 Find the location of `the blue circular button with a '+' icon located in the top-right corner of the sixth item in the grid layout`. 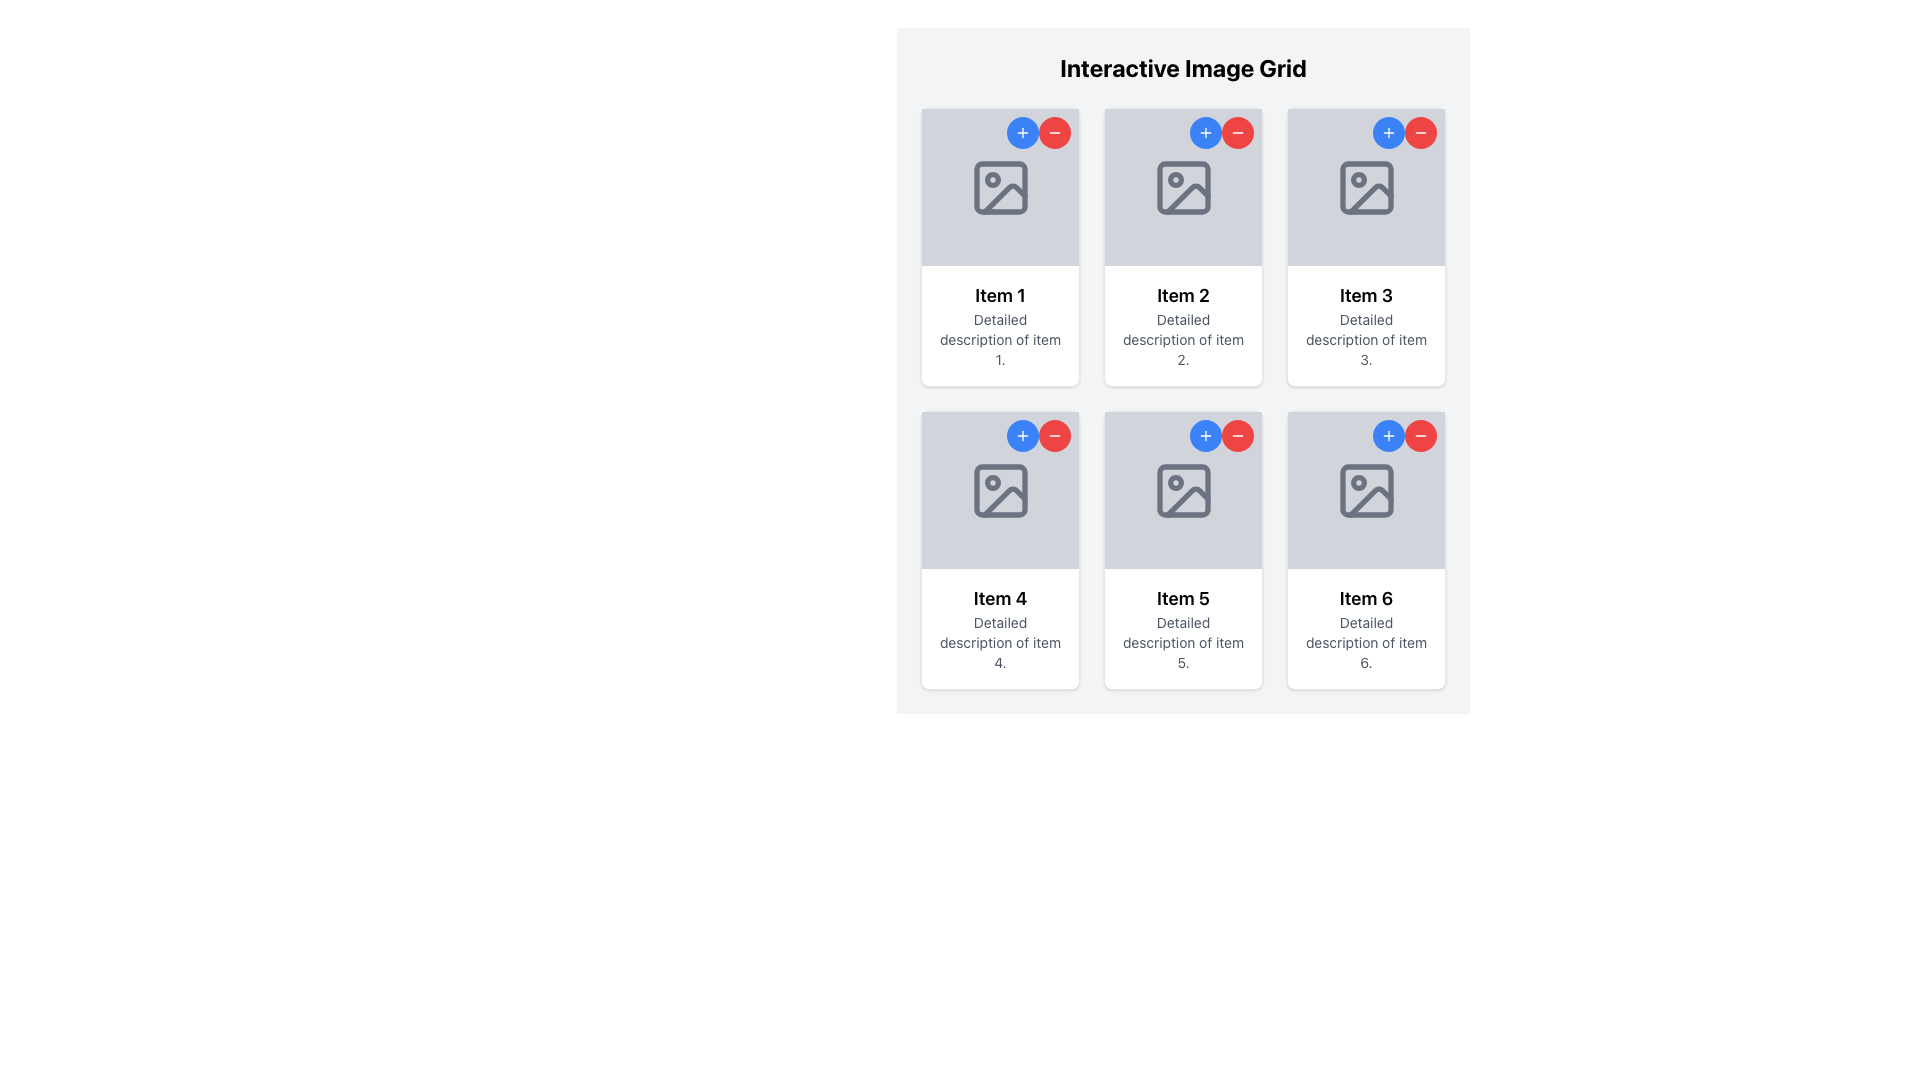

the blue circular button with a '+' icon located in the top-right corner of the sixth item in the grid layout is located at coordinates (1387, 434).